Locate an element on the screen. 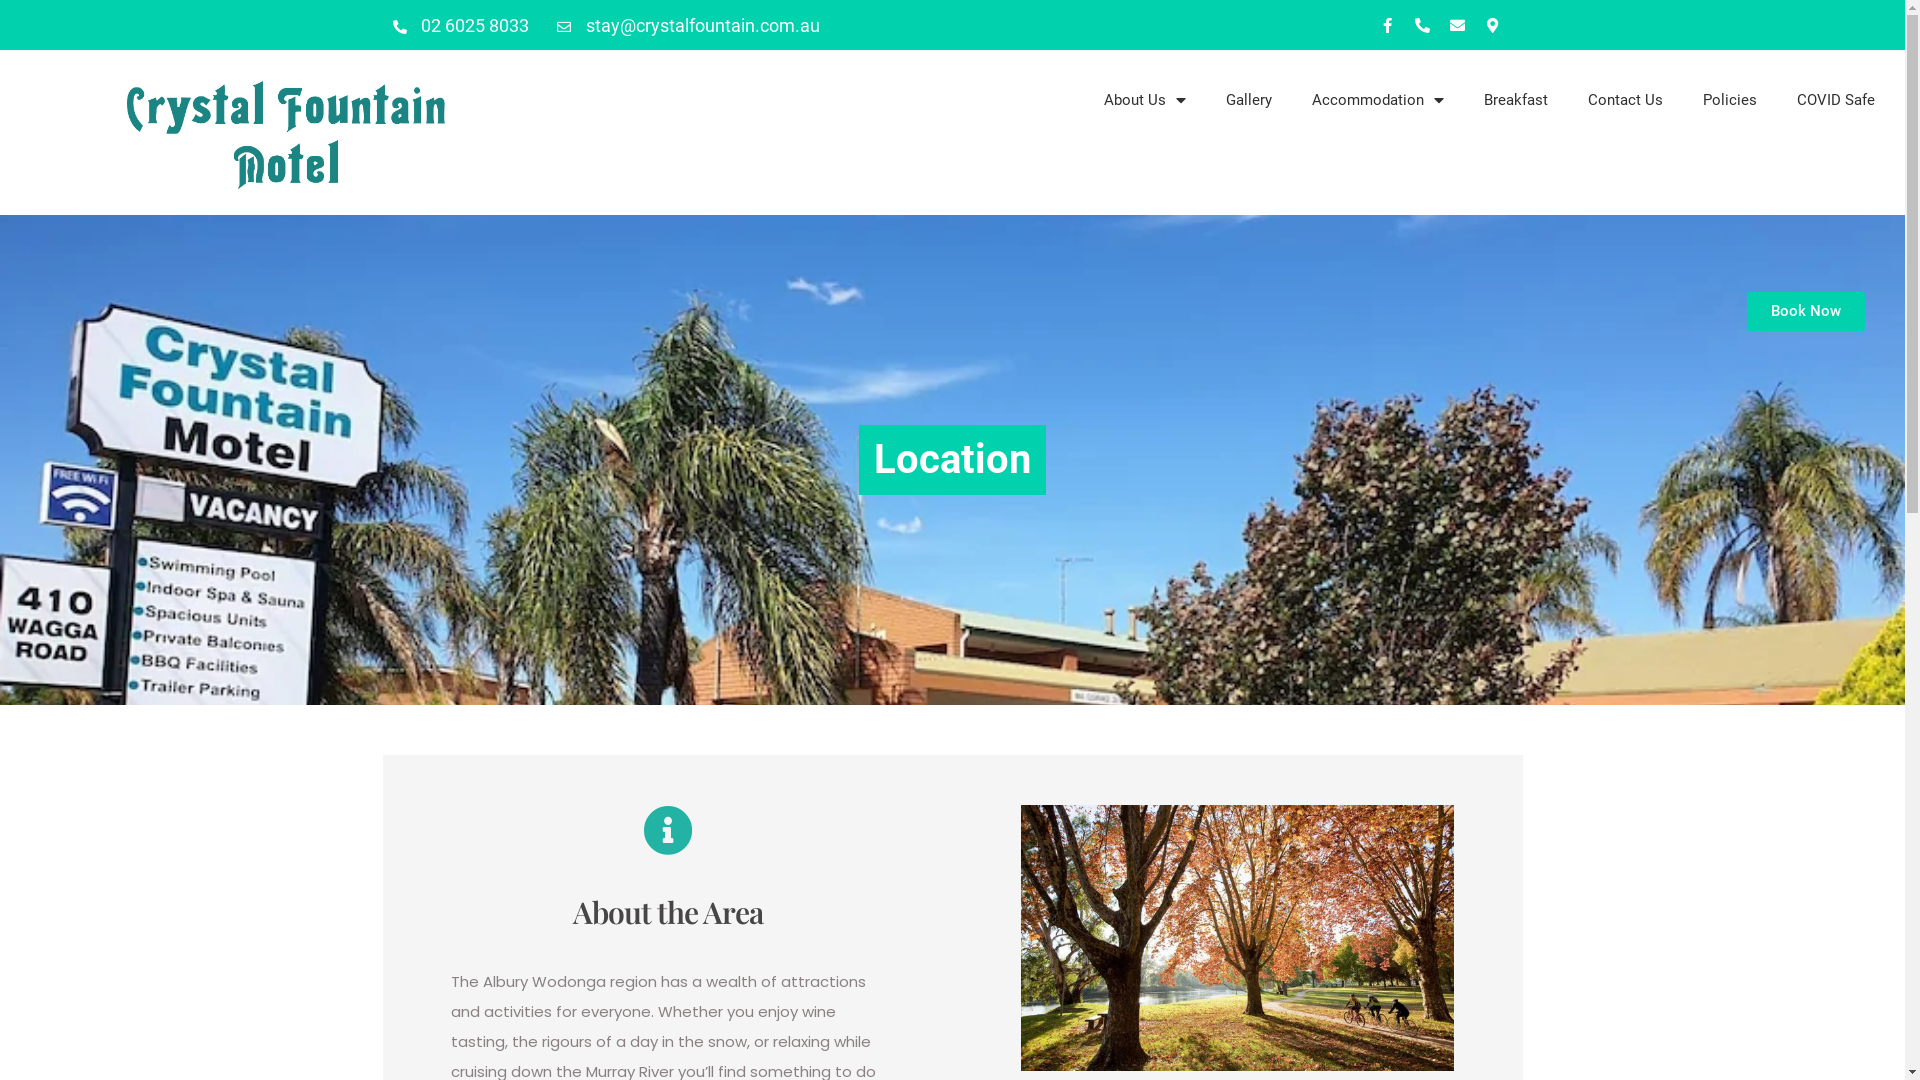 The width and height of the screenshot is (1920, 1080). 'Contact Us' is located at coordinates (1567, 100).